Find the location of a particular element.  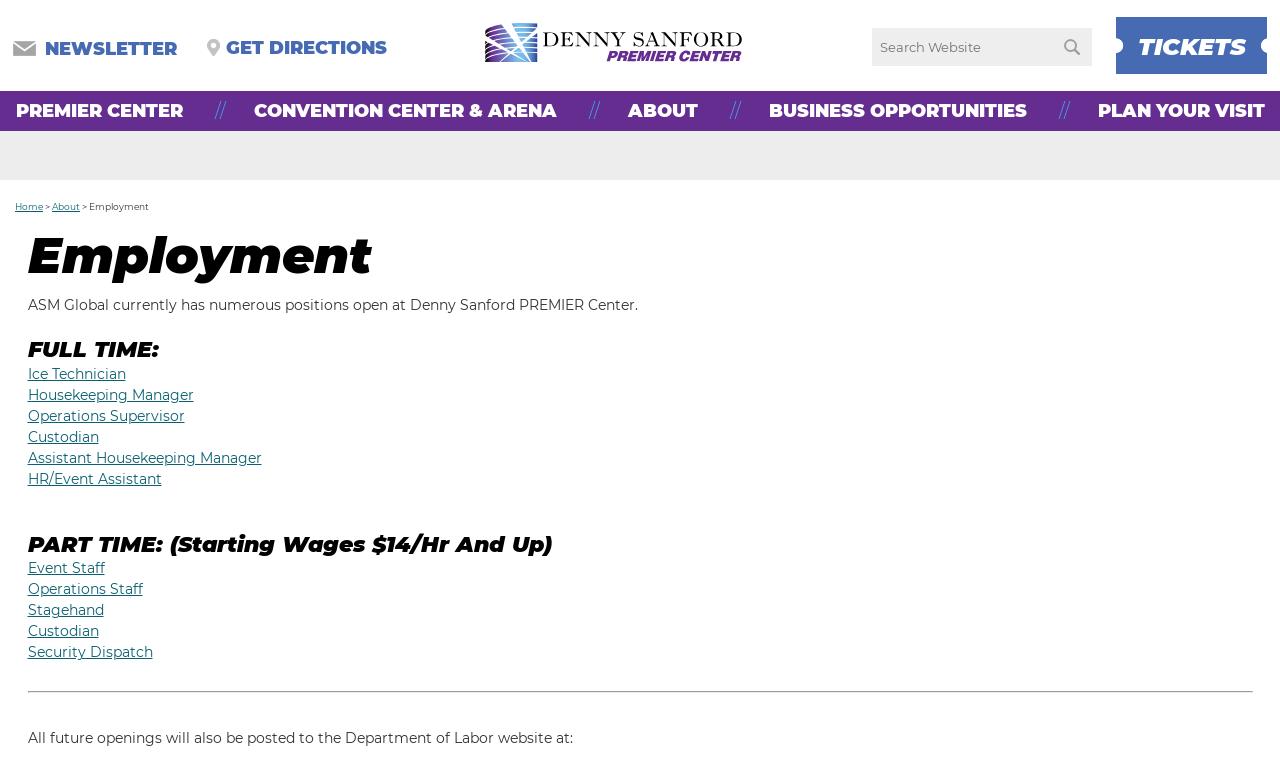

'Plan Your Visit' is located at coordinates (1180, 109).